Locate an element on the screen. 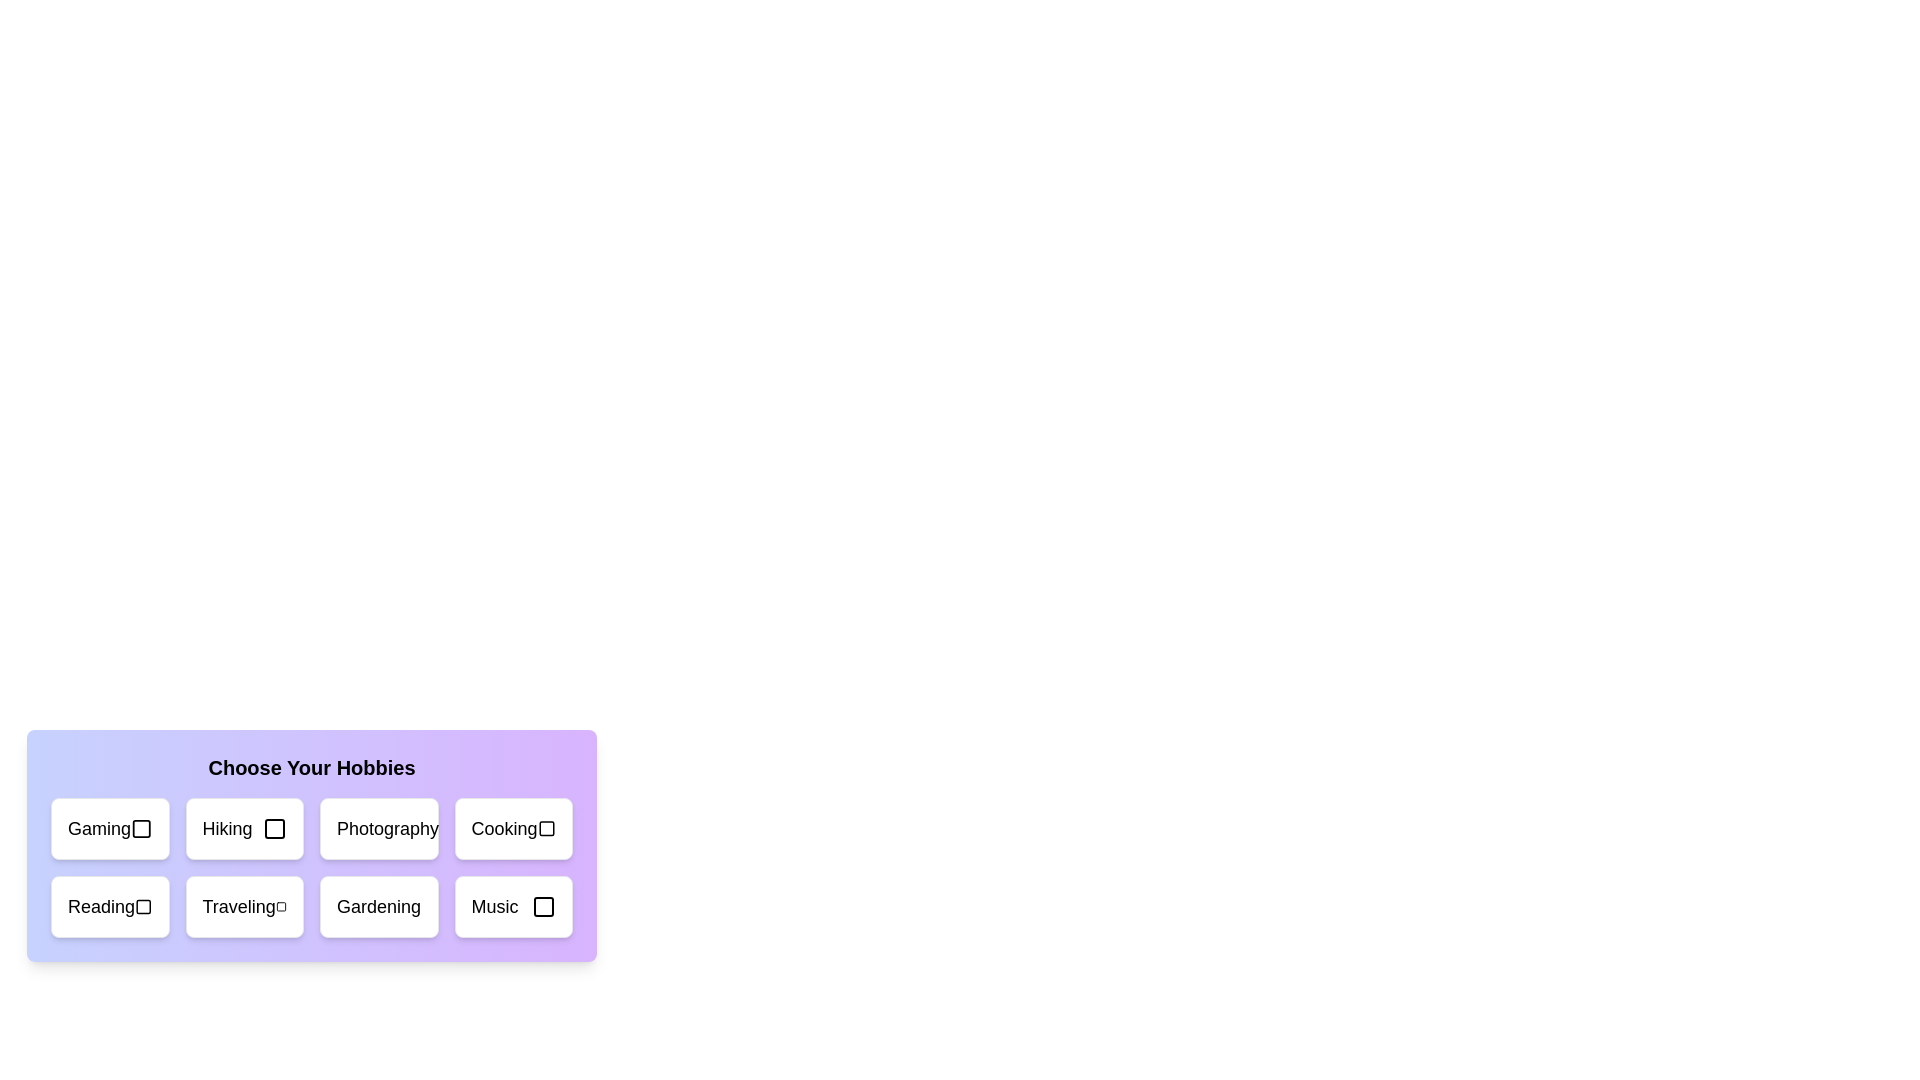 This screenshot has height=1080, width=1920. the hobby card labeled 'Music' is located at coordinates (513, 906).